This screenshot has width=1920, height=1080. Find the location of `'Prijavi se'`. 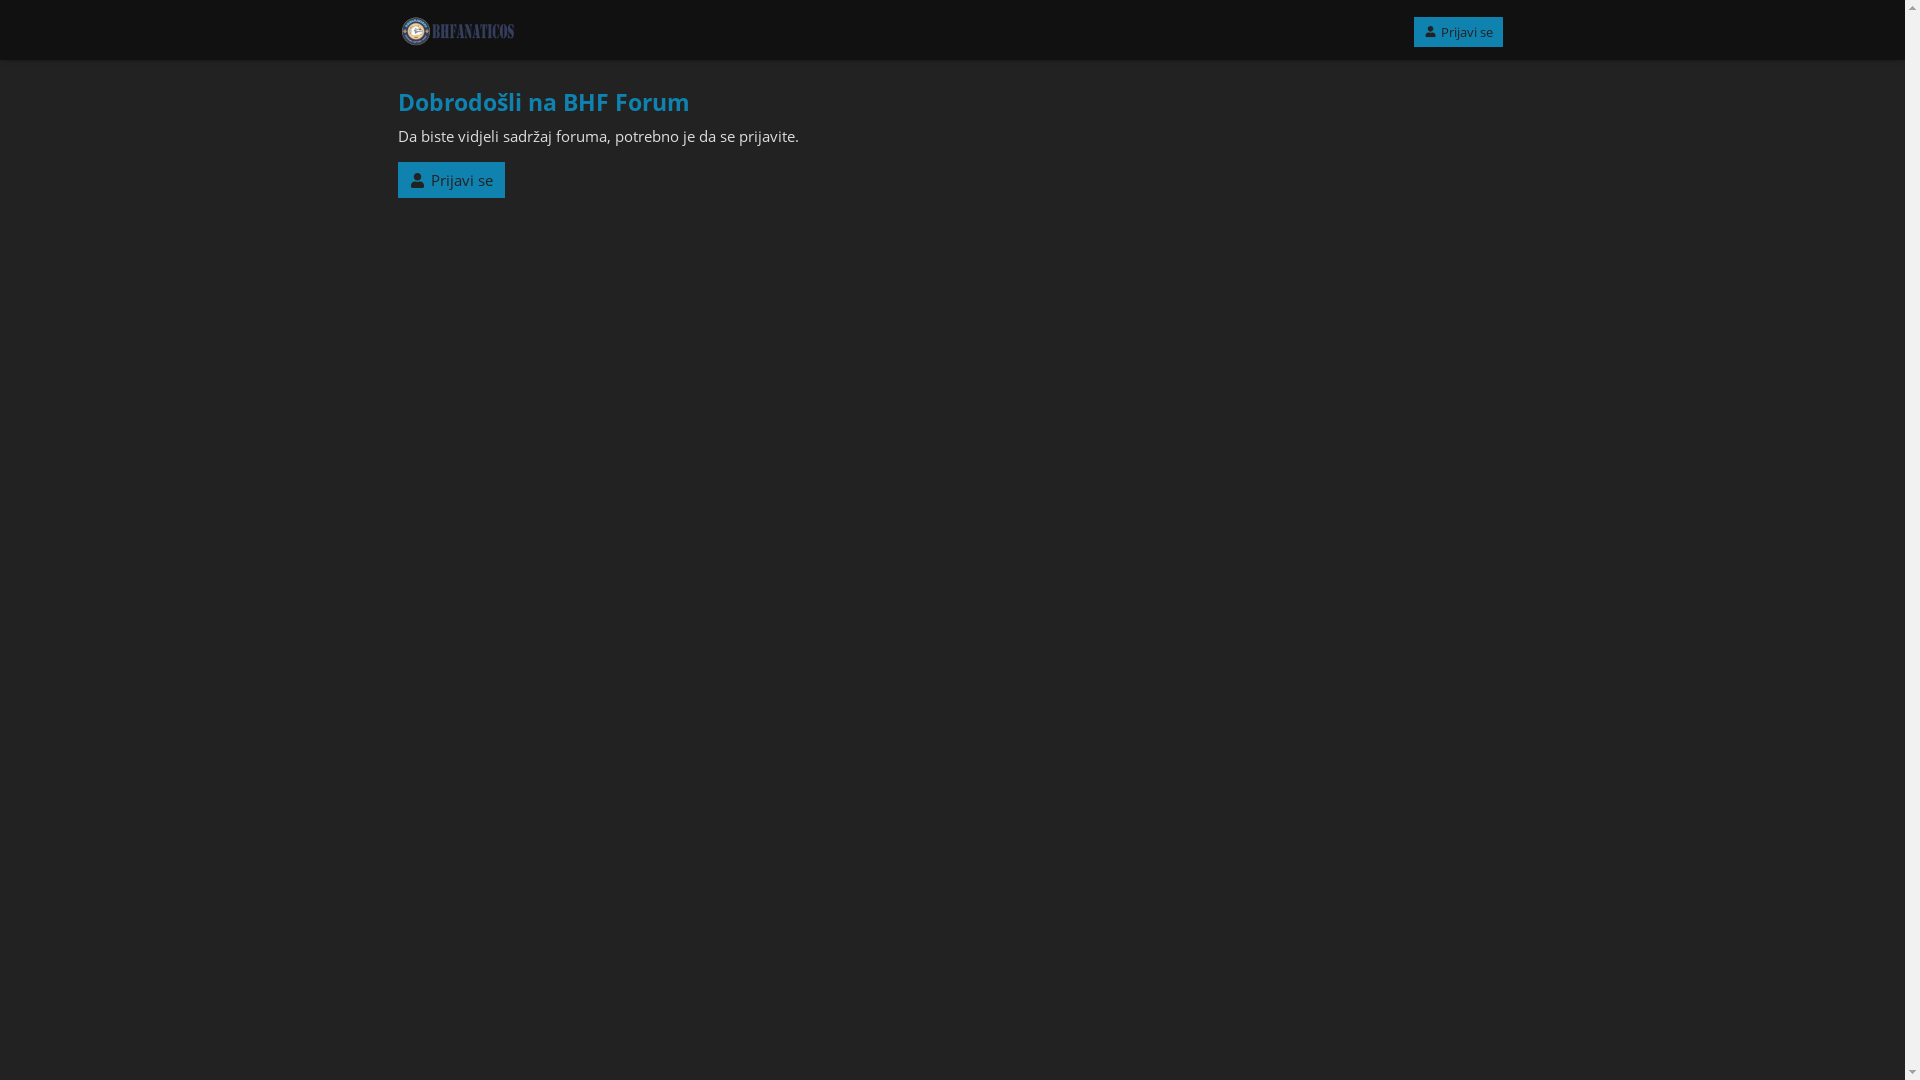

'Prijavi se' is located at coordinates (450, 180).